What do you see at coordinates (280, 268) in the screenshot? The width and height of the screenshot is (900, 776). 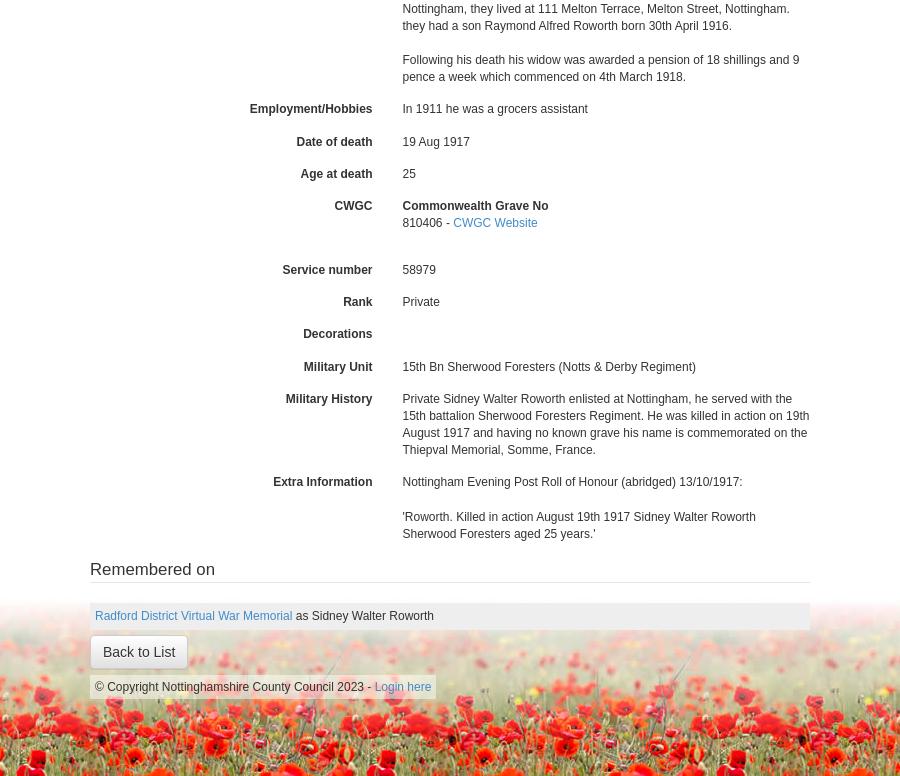 I see `'Service number'` at bounding box center [280, 268].